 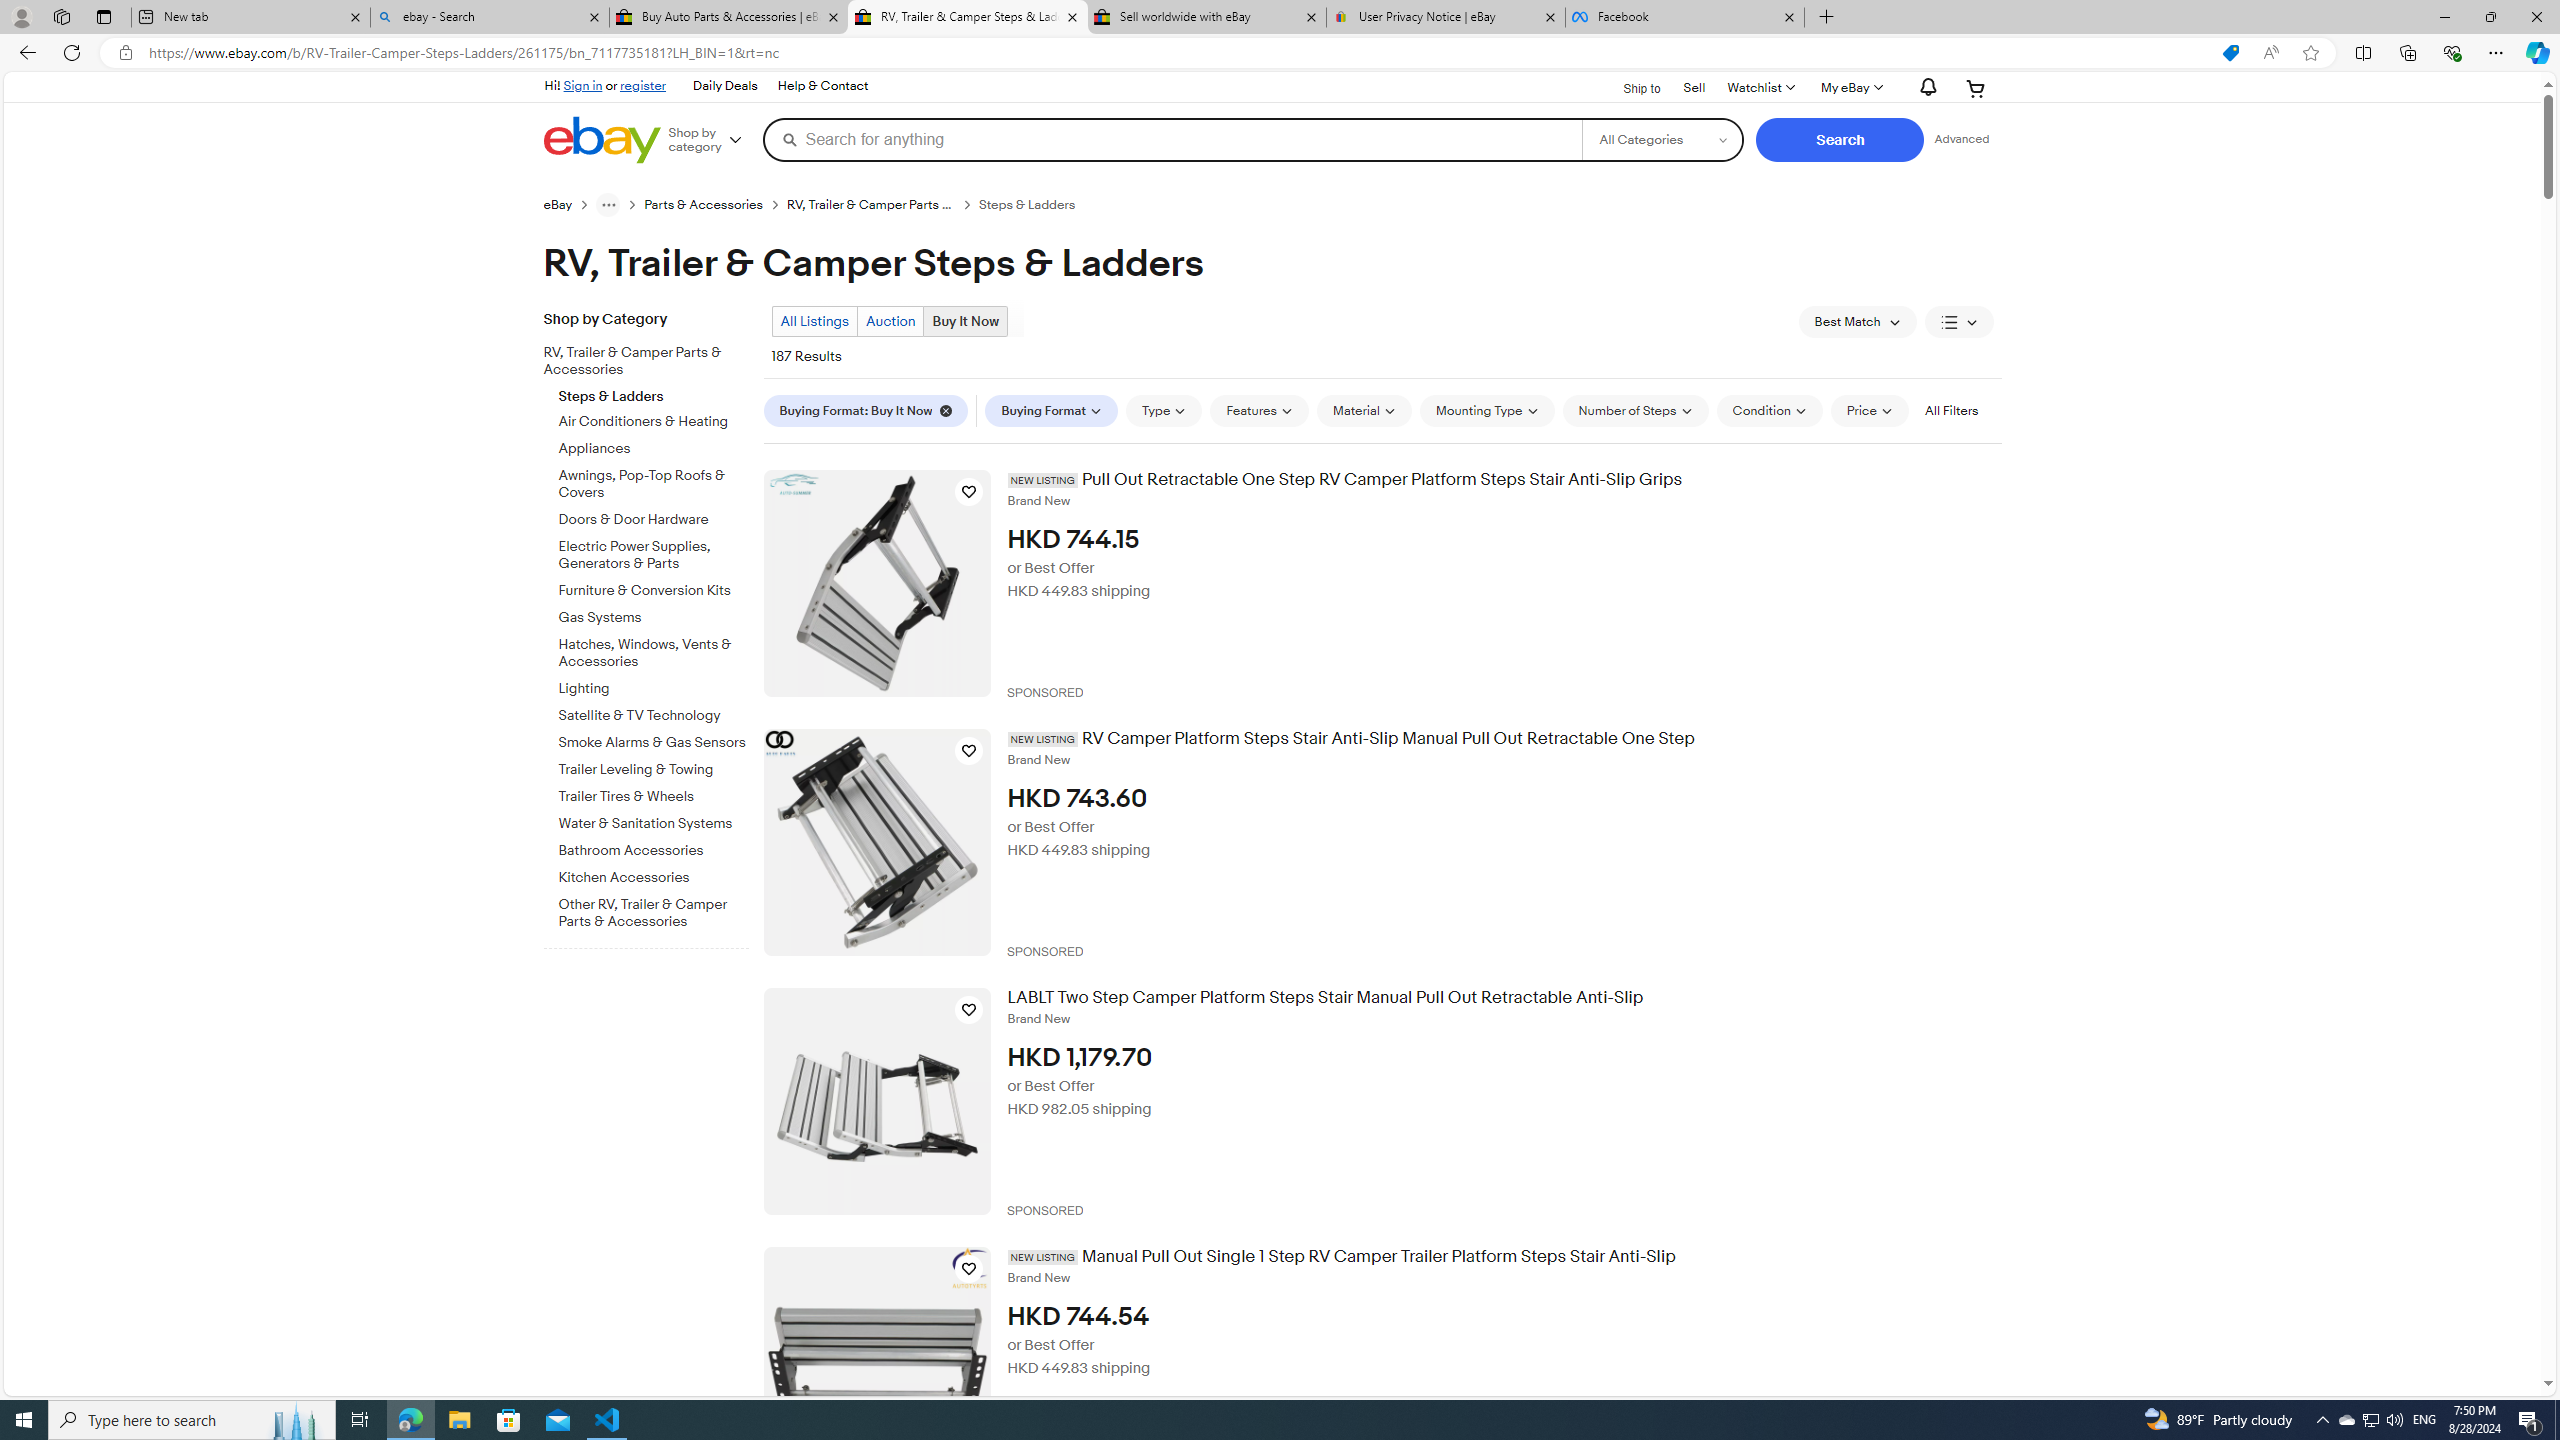 I want to click on 'Other RV, Trailer & Camper Parts & Accessories', so click(x=653, y=912).